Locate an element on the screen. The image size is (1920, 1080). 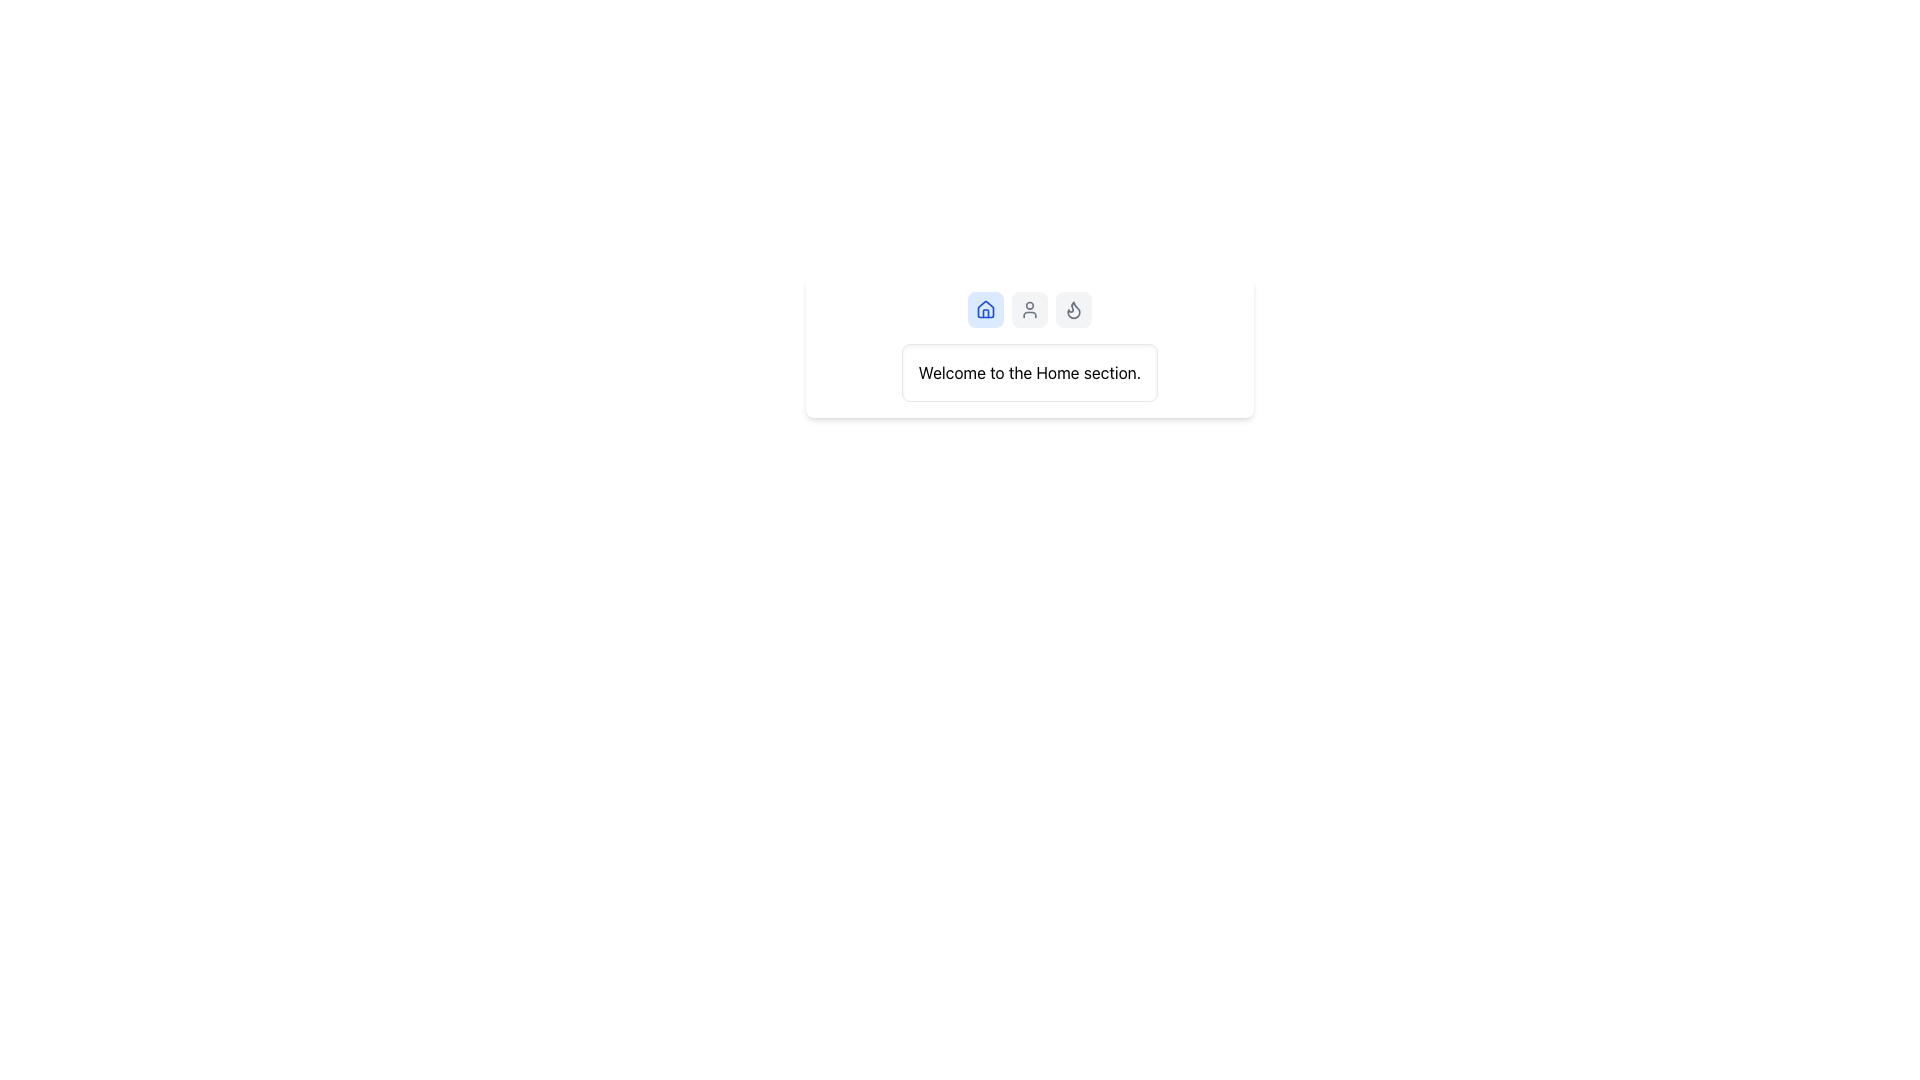
message displayed in the white rectangular card that says 'Welcome to the Home section.' is located at coordinates (1030, 346).